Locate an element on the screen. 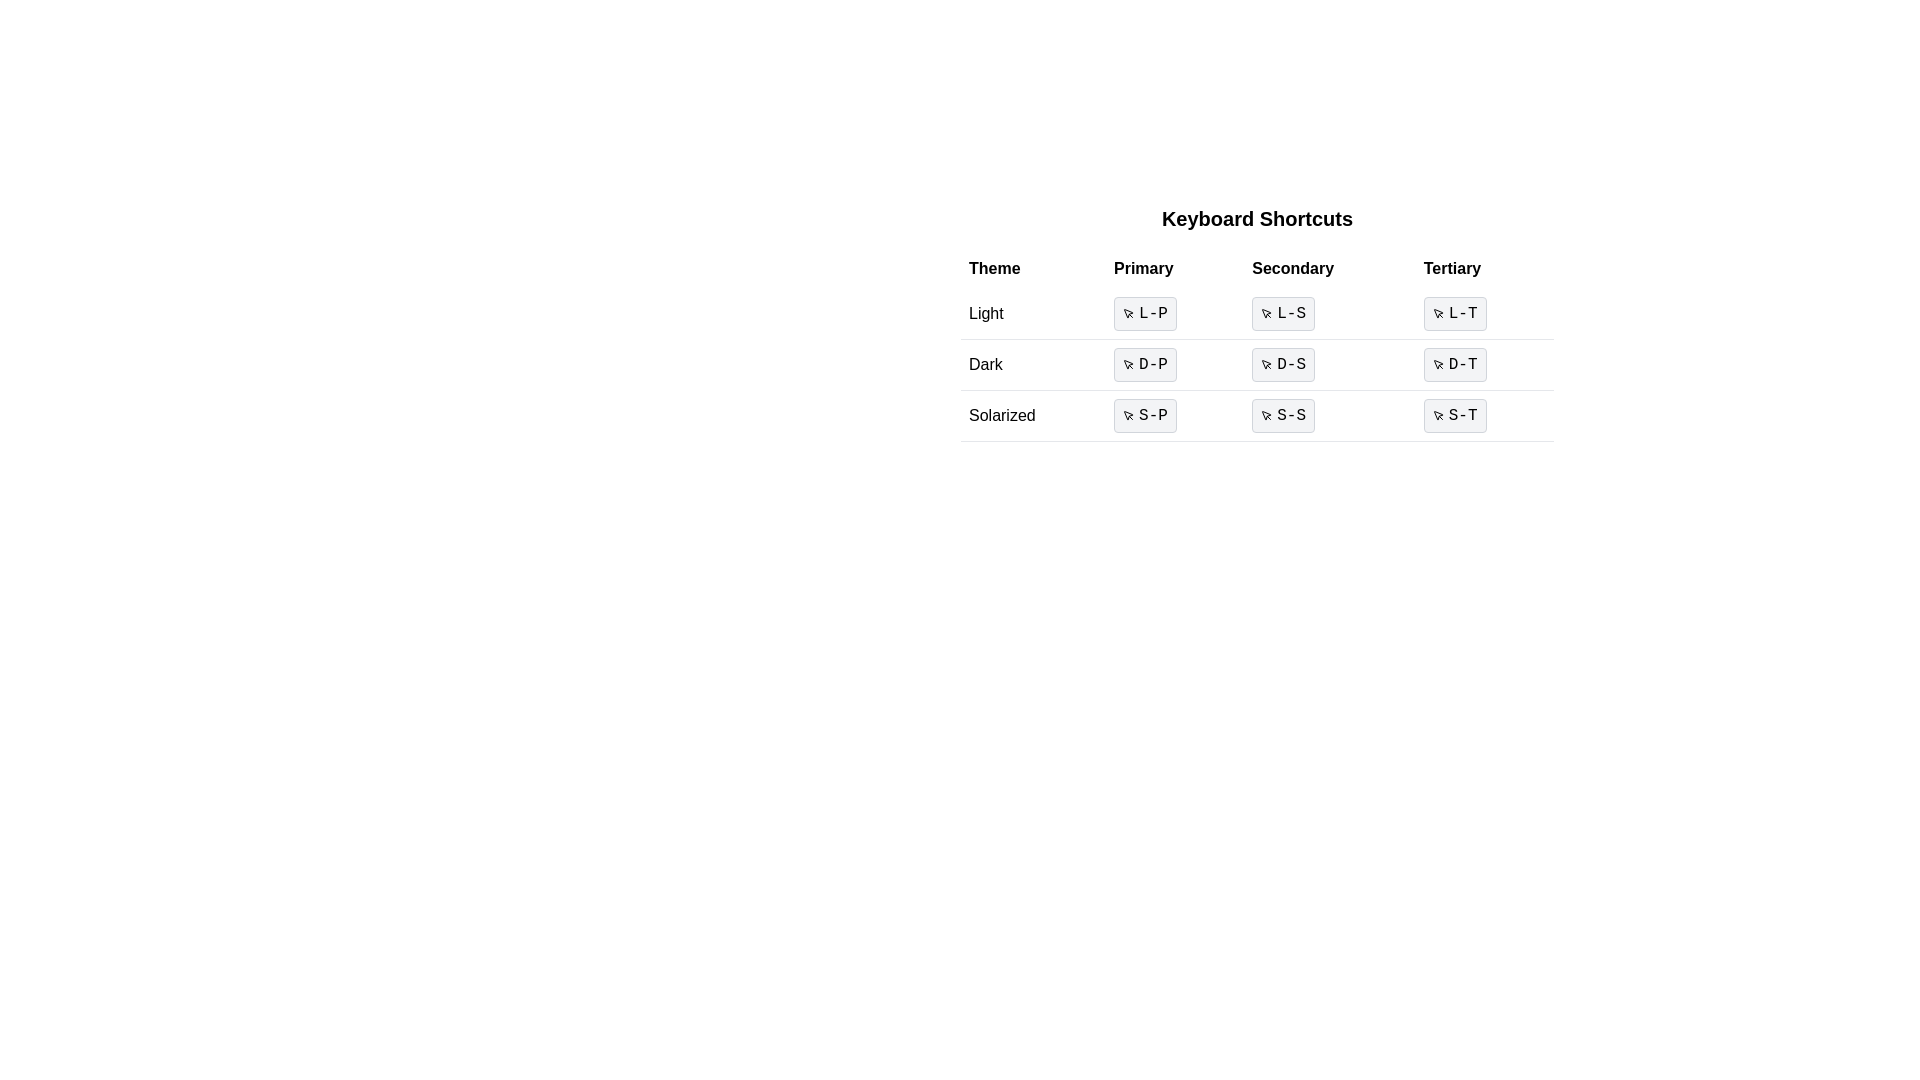 This screenshot has width=1920, height=1080. the 'S-S' button located in the 'Keyboard Shortcuts' table under the 'Solarized' row and 'Secondary' column is located at coordinates (1329, 415).